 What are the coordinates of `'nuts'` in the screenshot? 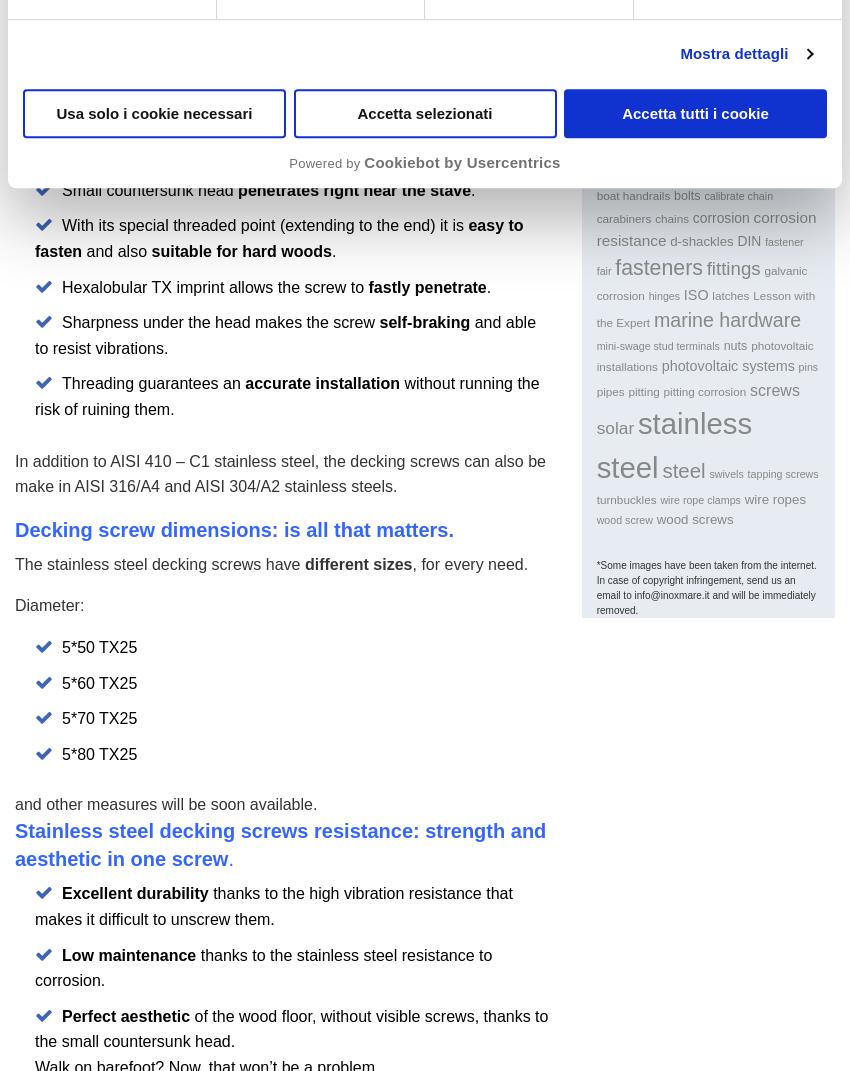 It's located at (734, 343).